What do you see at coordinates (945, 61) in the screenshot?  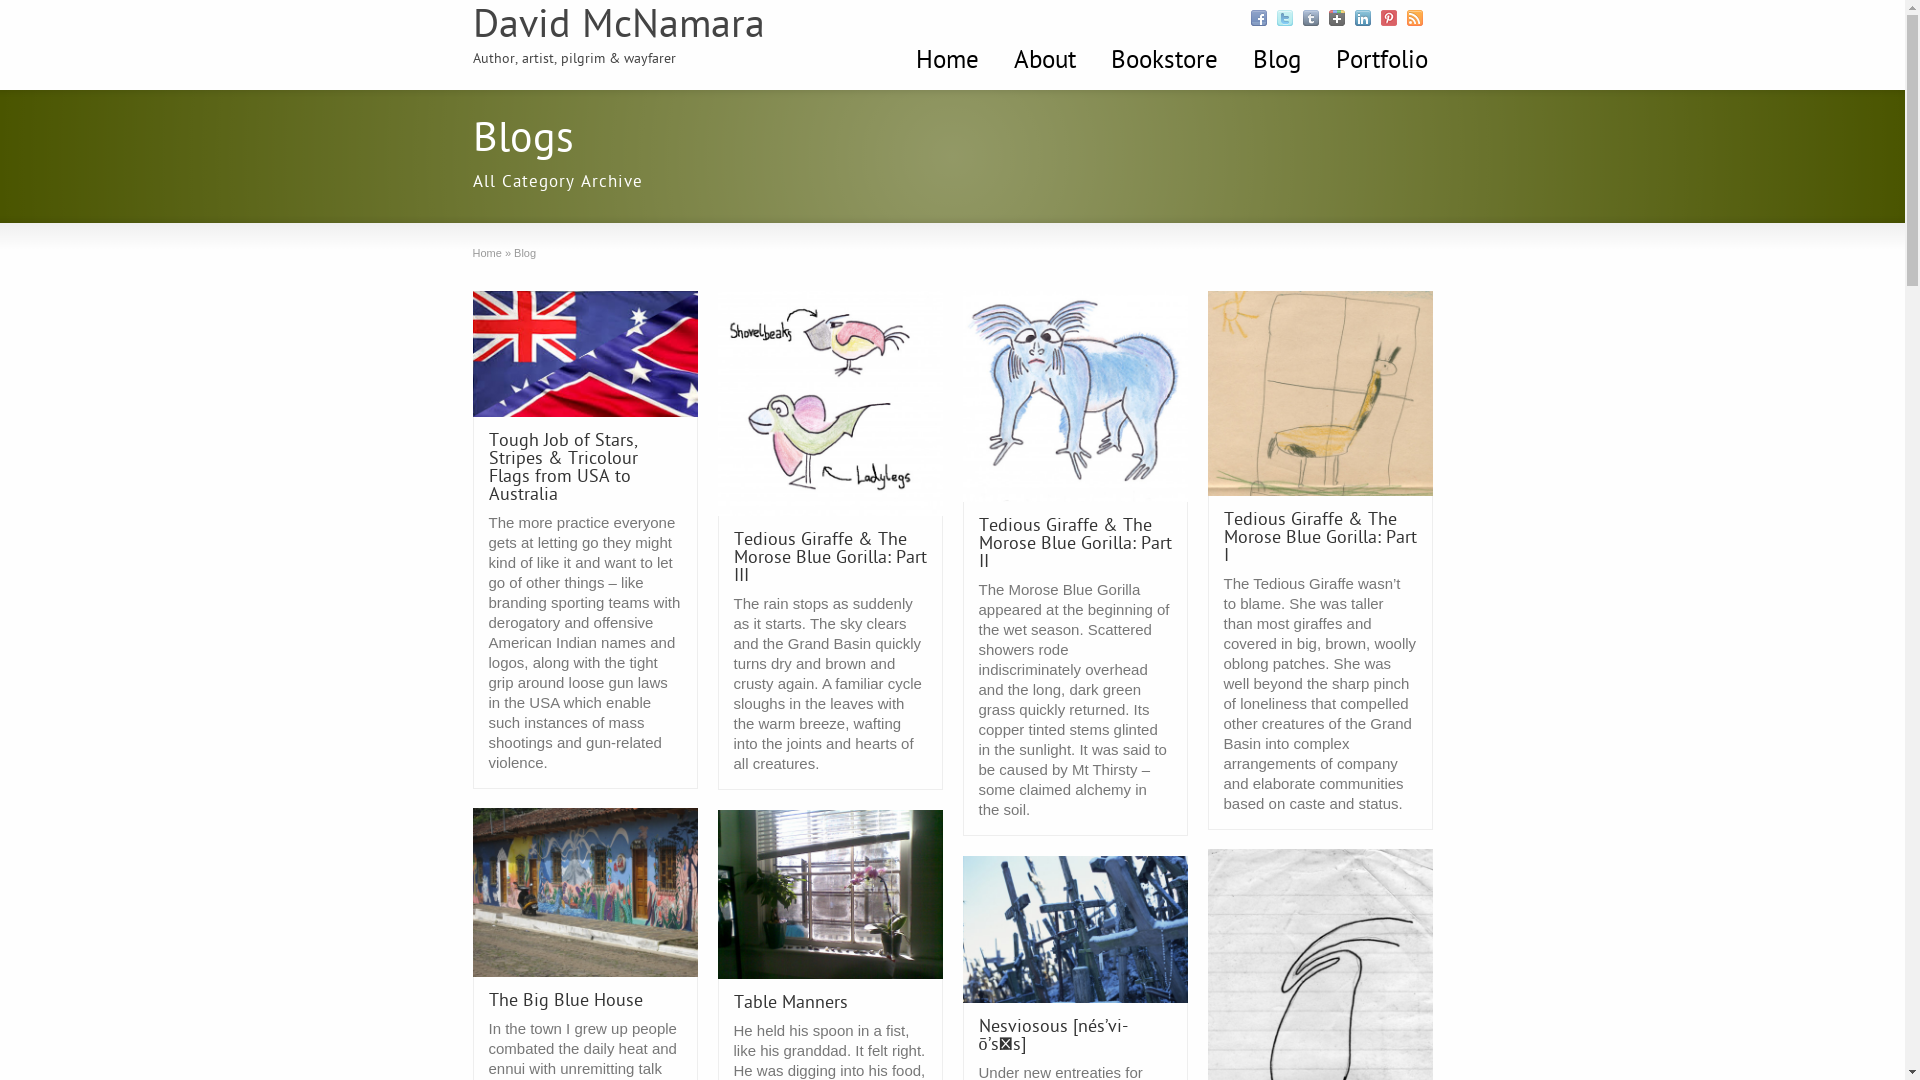 I see `'Home'` at bounding box center [945, 61].